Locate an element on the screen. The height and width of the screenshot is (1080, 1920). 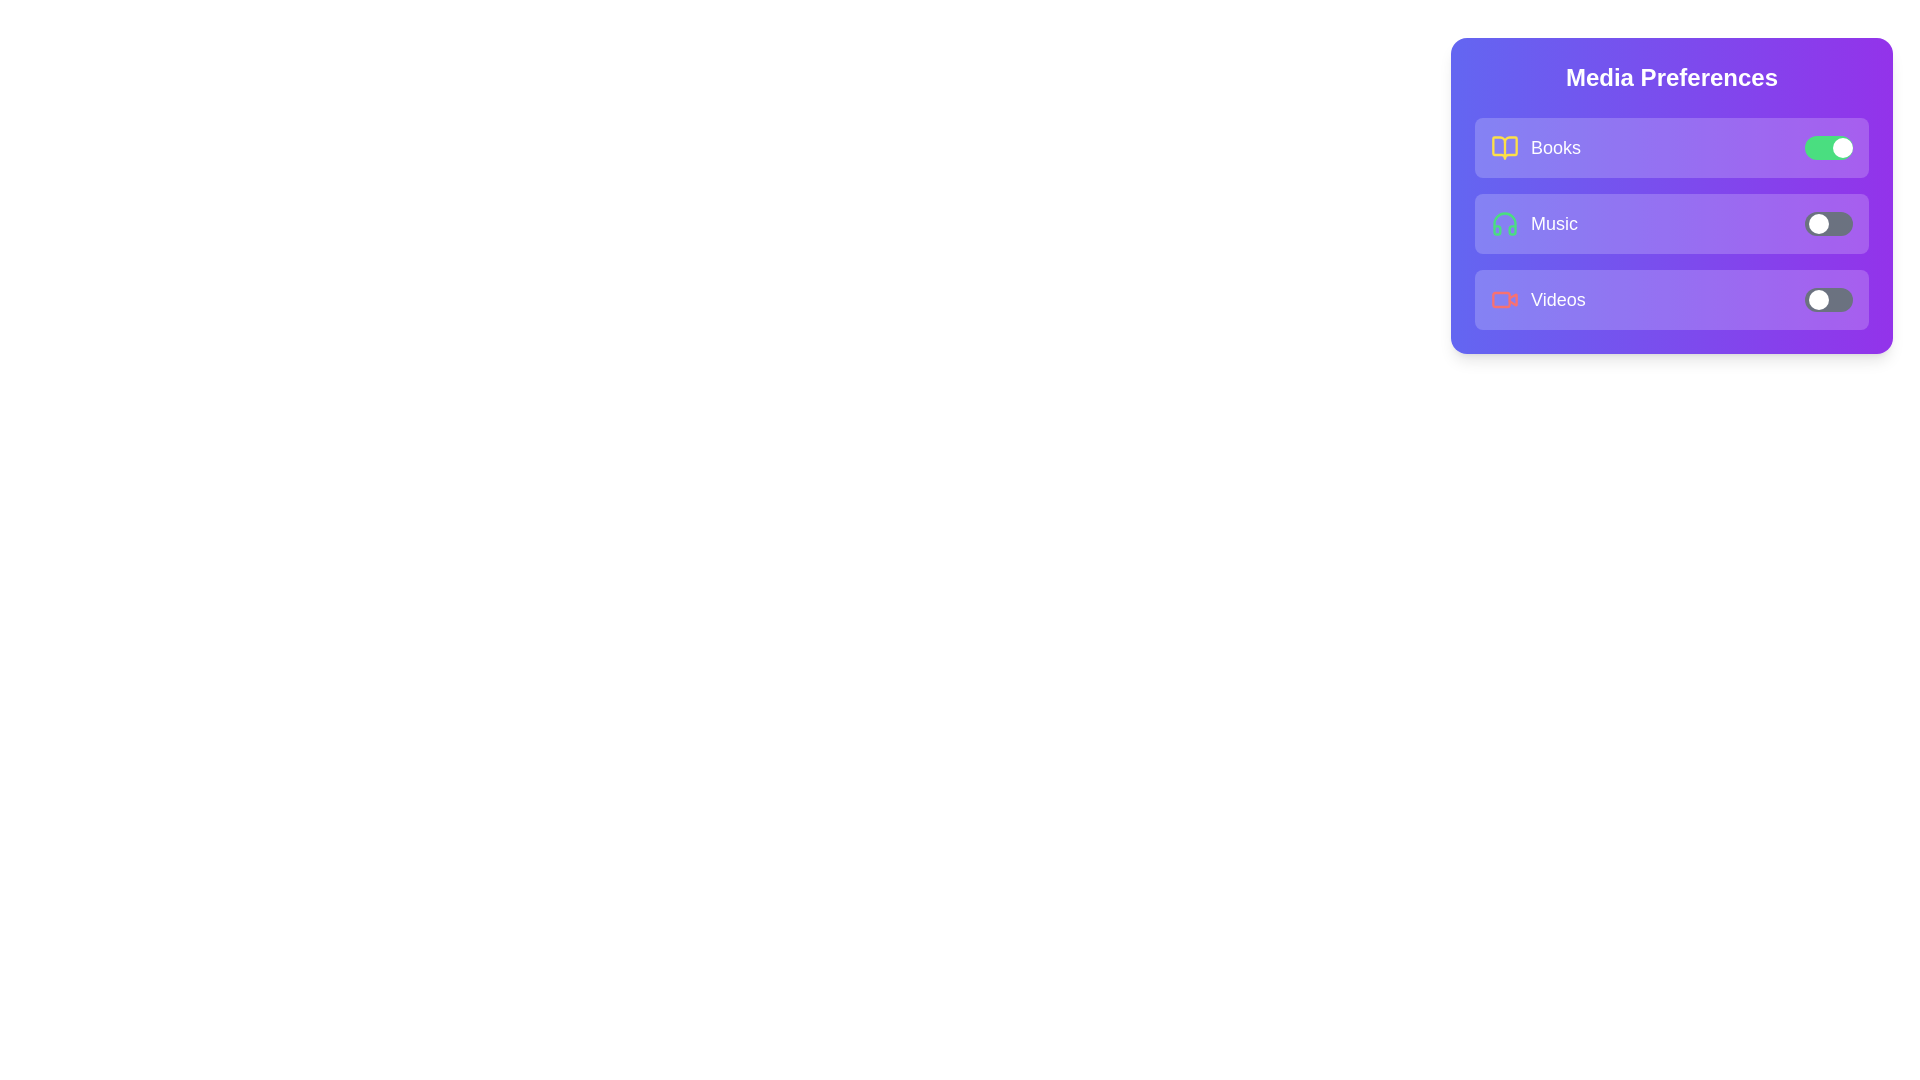
the 'Books' icon in the 'Media Preferences' settings, which is located in the first row to the left of the label 'Books' is located at coordinates (1505, 146).